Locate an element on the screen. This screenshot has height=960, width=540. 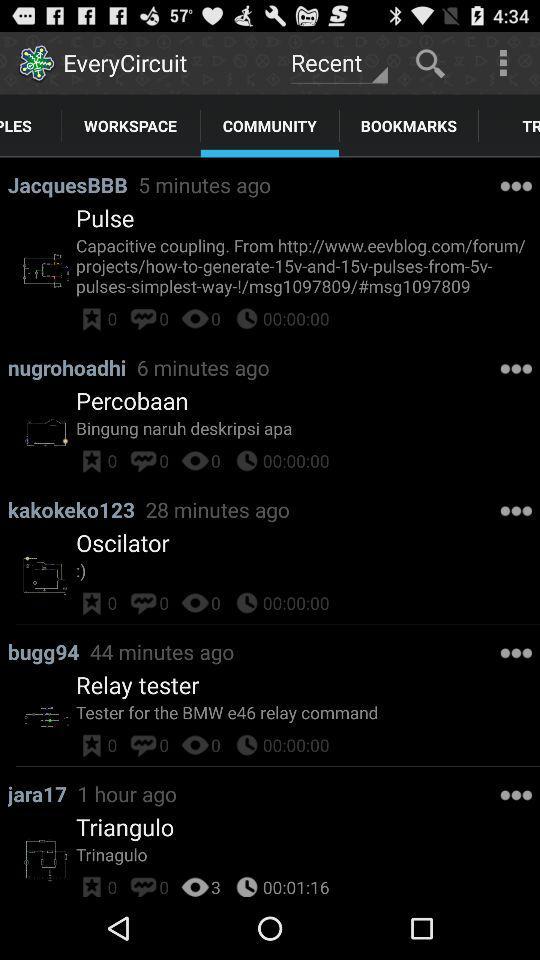
the capacitive coupling from item is located at coordinates (308, 264).